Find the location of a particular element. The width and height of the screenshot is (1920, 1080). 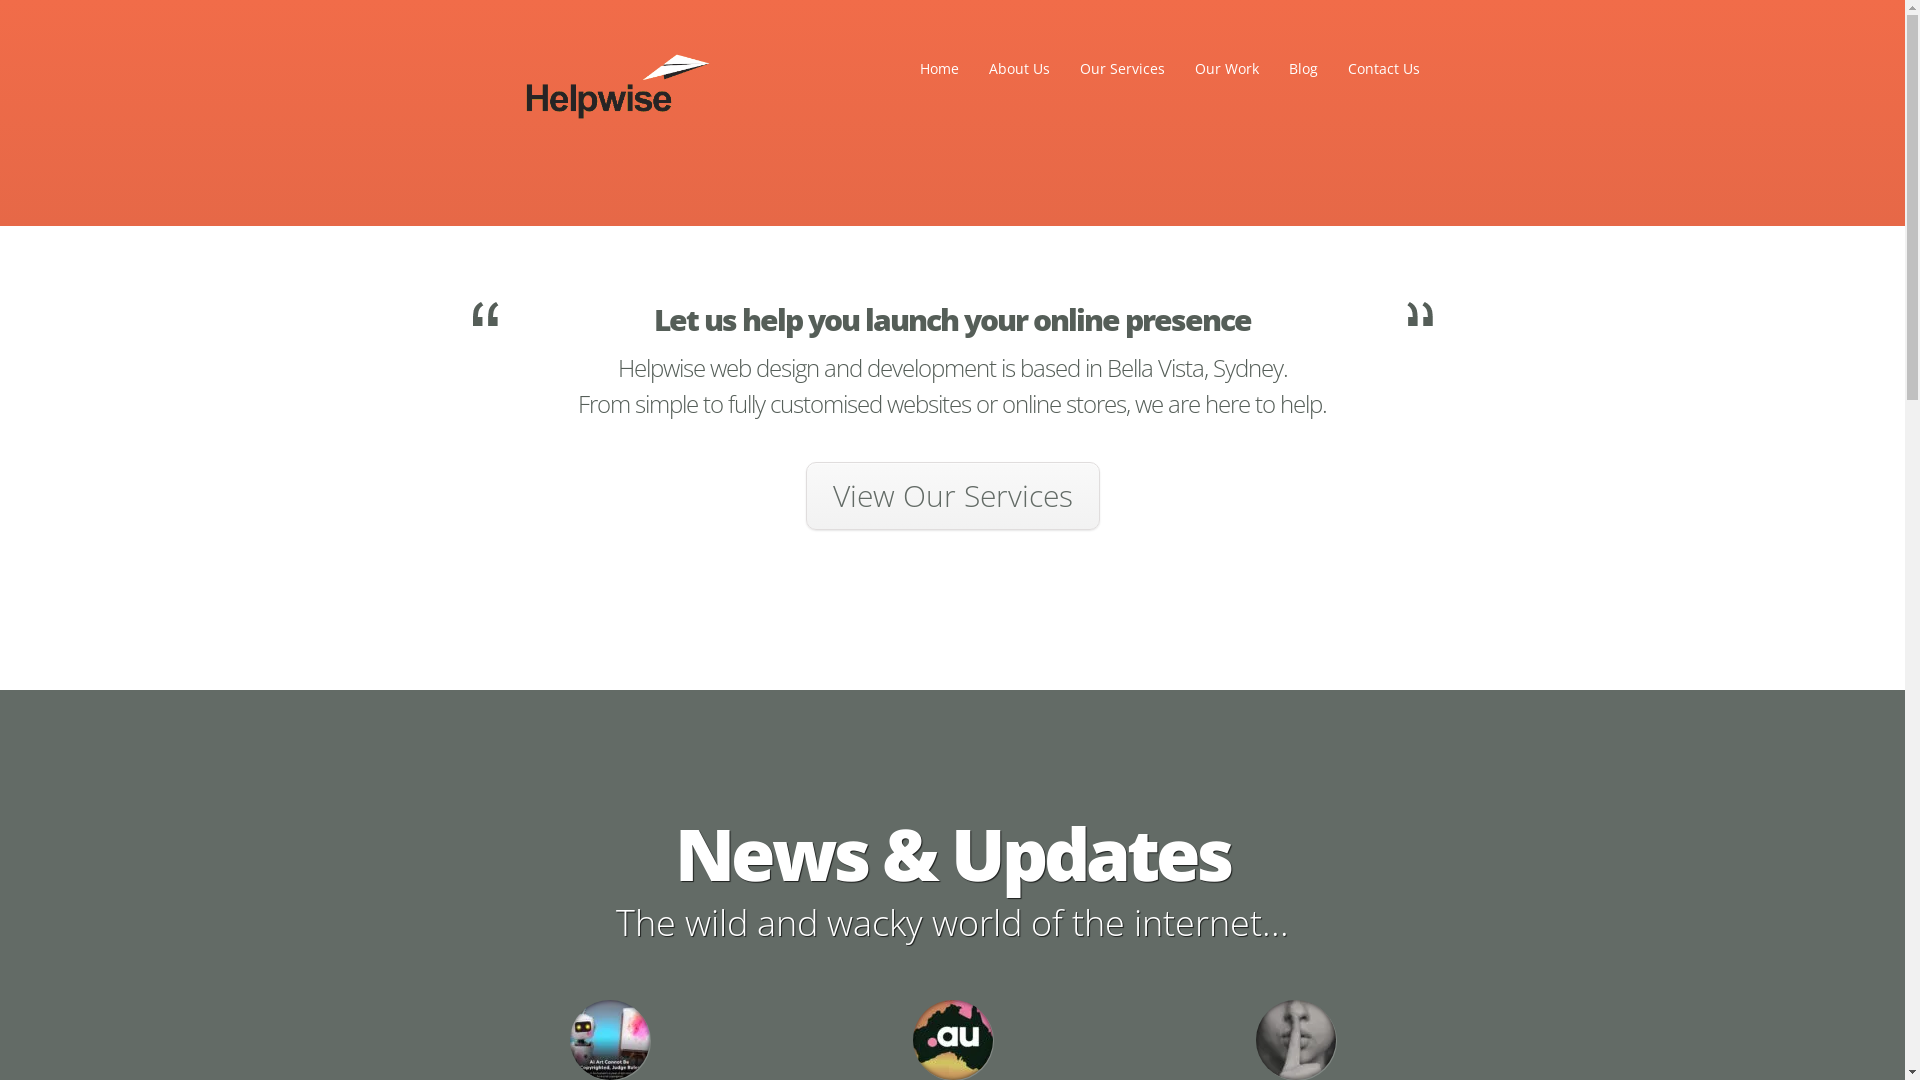

'Our Work' is located at coordinates (1226, 68).